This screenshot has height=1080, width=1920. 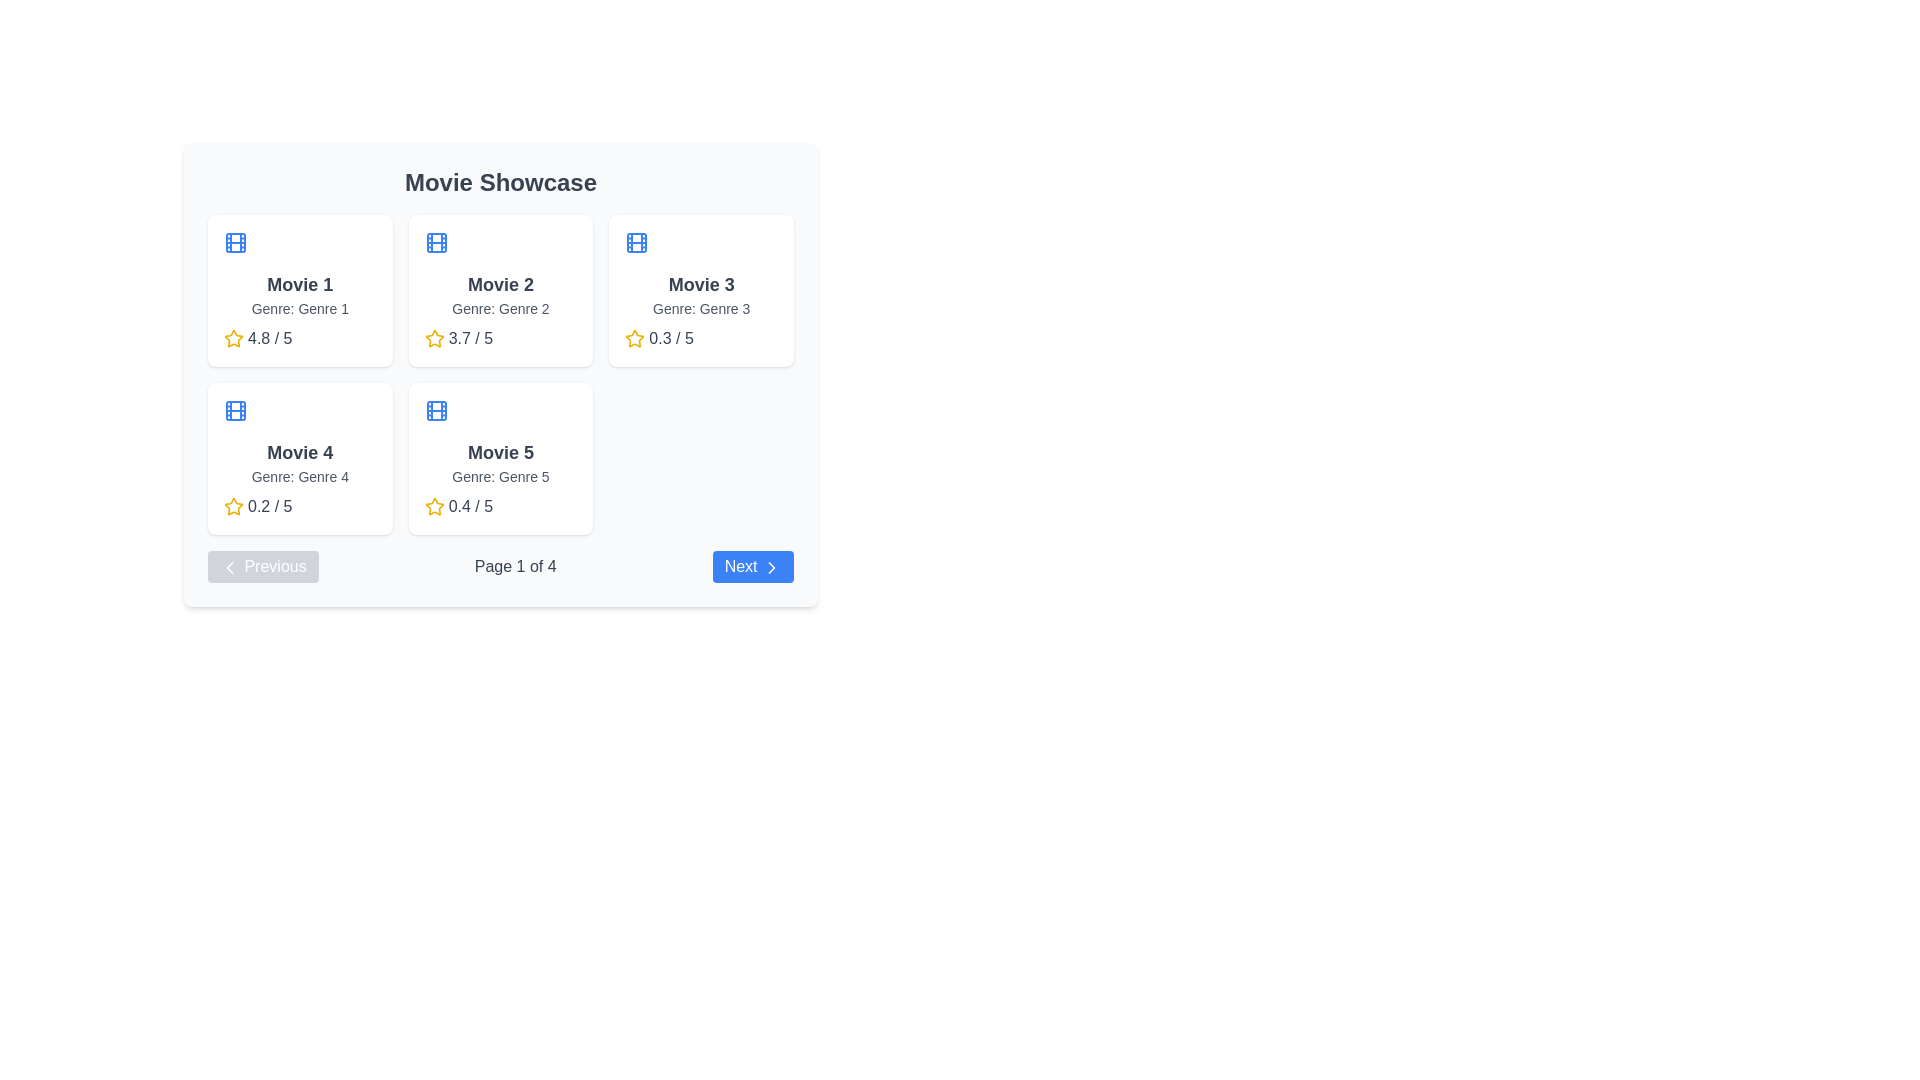 I want to click on genre information displayed in the text located beneath the title 'Movie 5' in the second column of the card, so click(x=500, y=477).